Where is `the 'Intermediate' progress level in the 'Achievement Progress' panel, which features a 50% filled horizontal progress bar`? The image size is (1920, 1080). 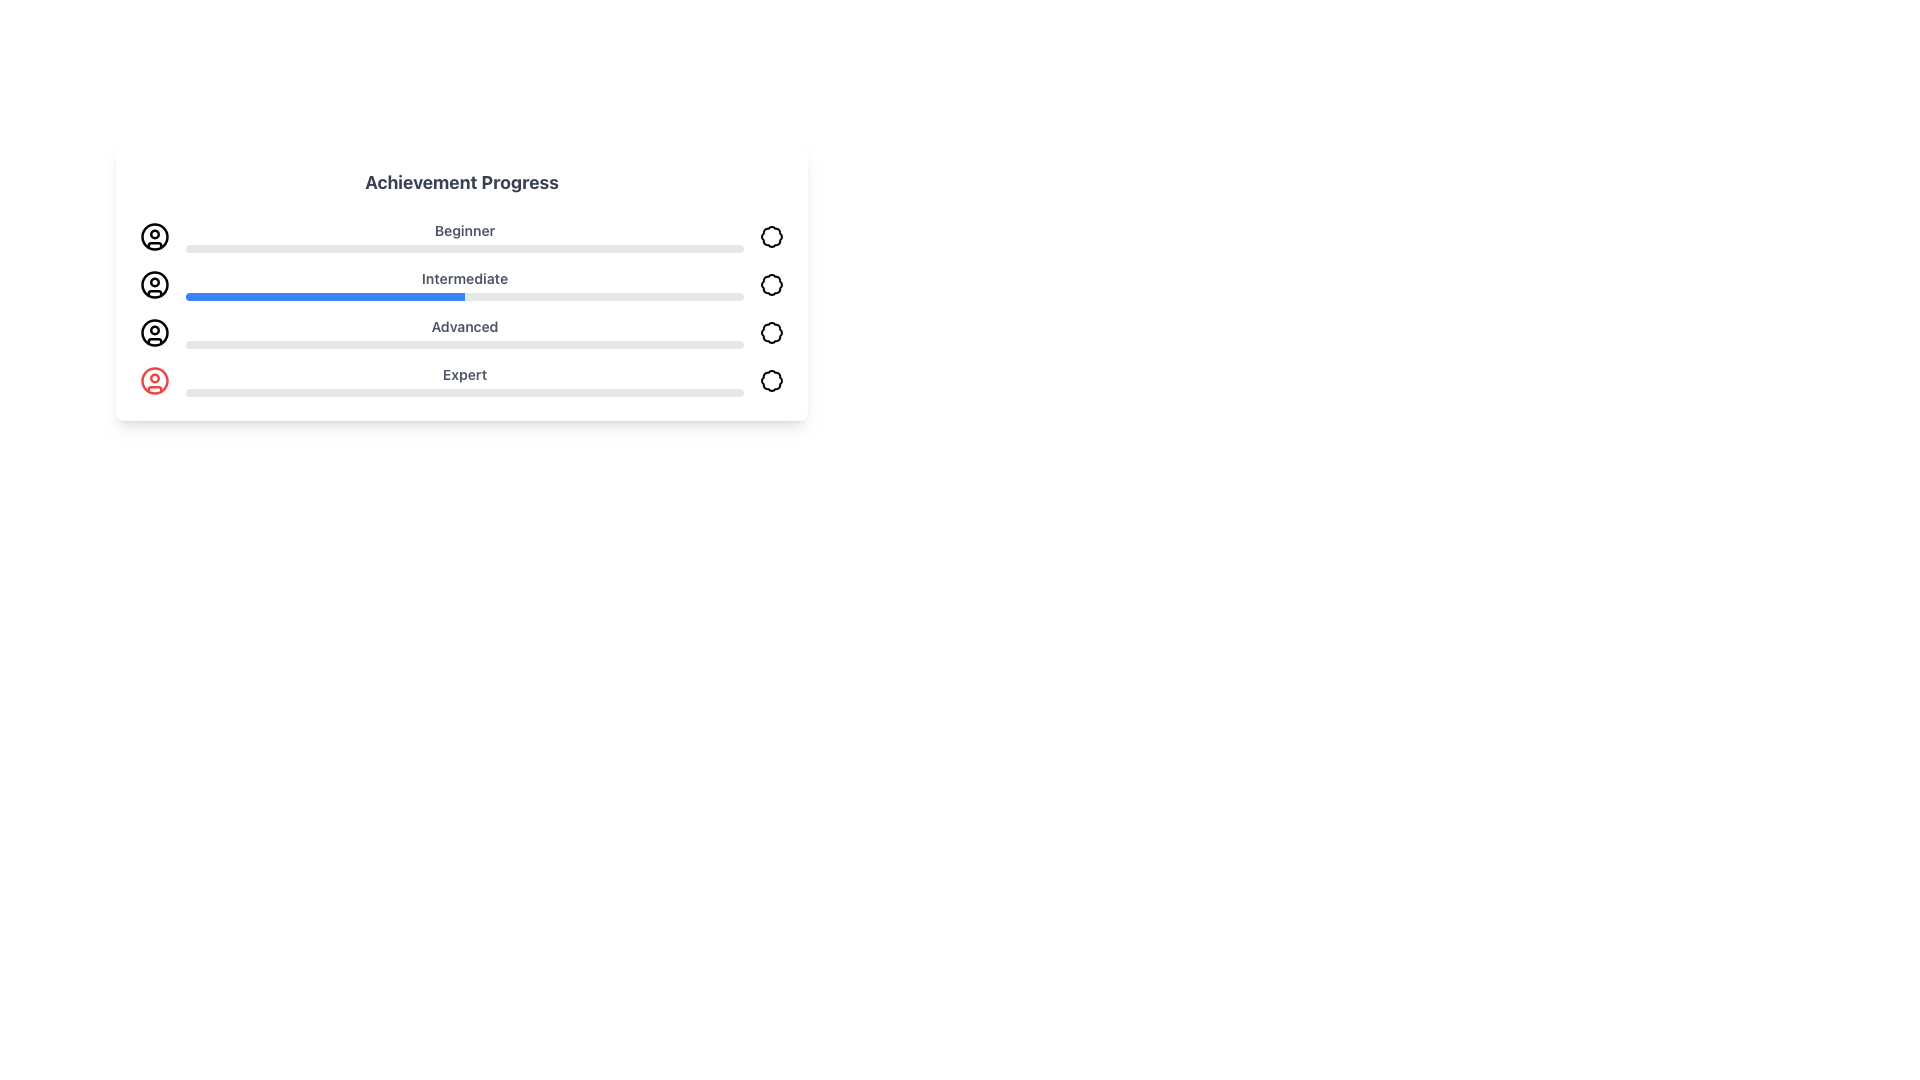 the 'Intermediate' progress level in the 'Achievement Progress' panel, which features a 50% filled horizontal progress bar is located at coordinates (460, 308).